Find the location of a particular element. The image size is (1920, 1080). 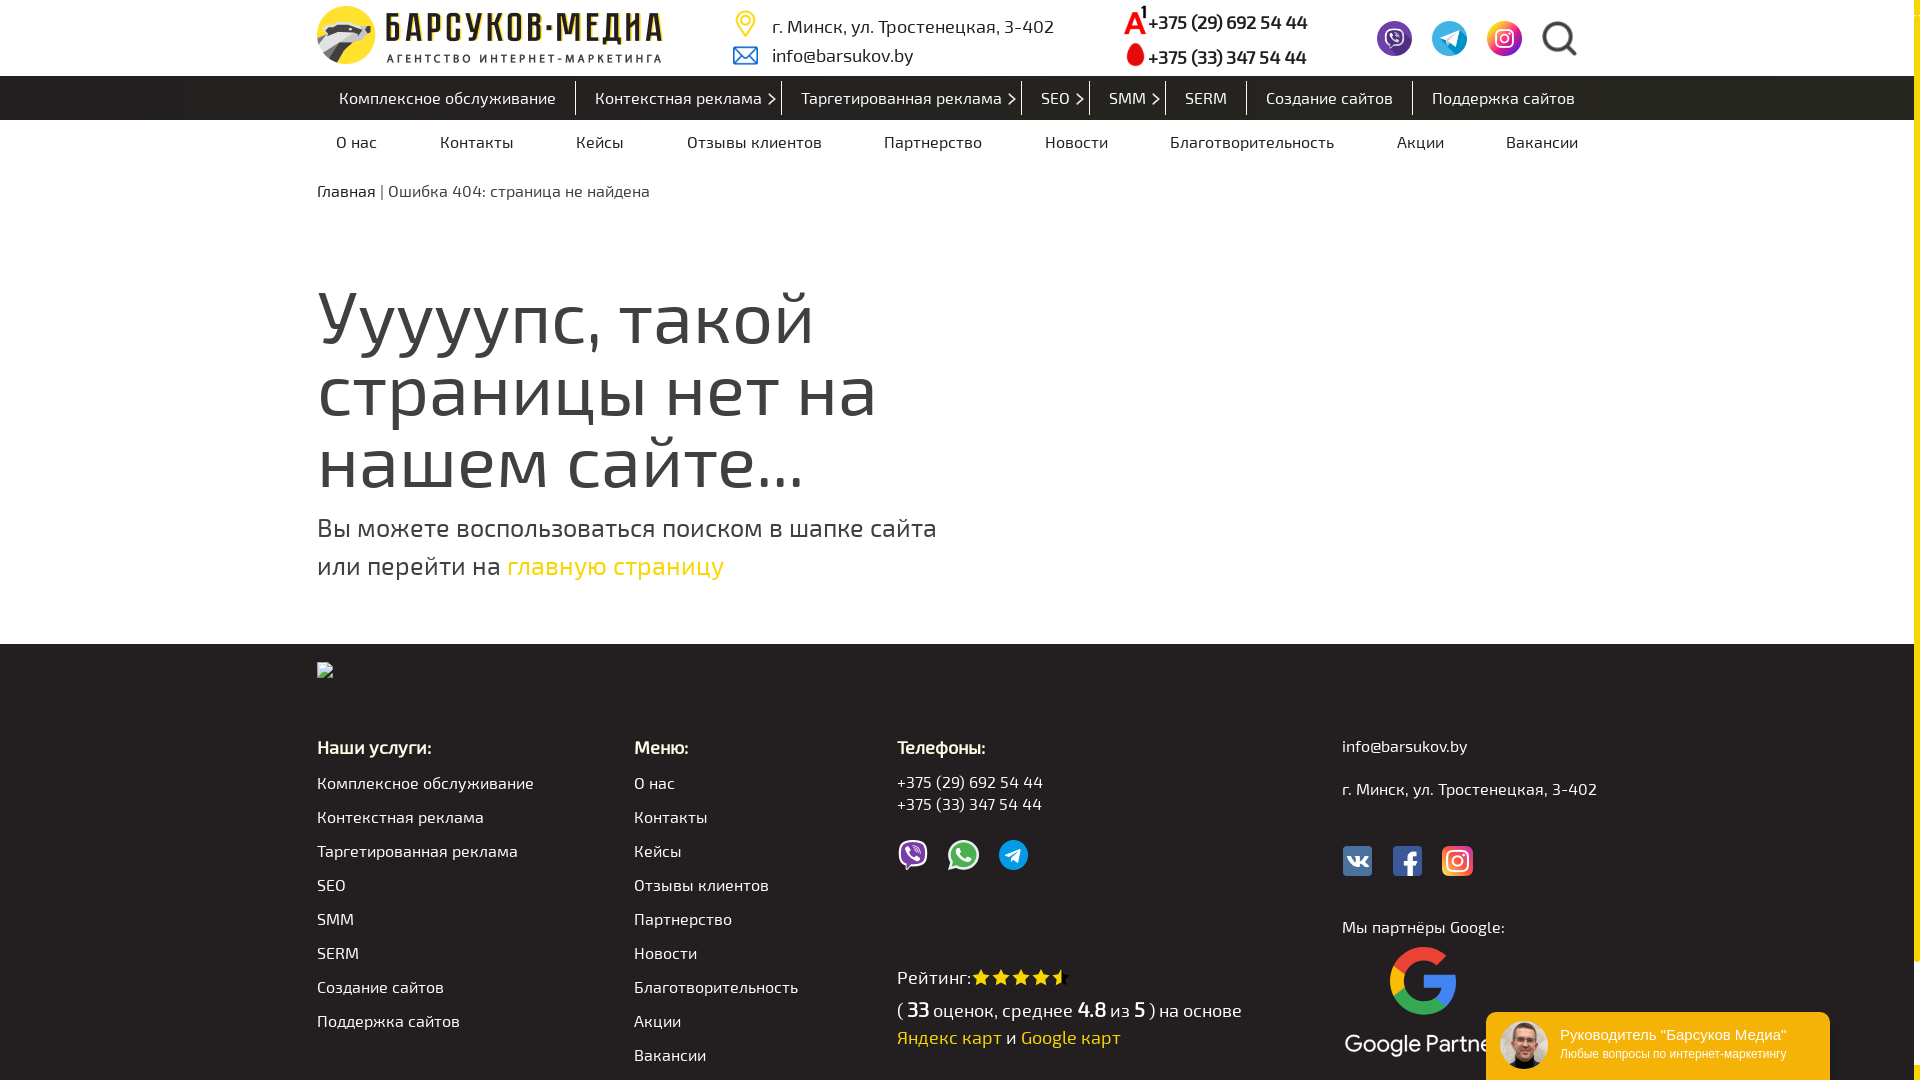

'SMM' is located at coordinates (424, 918).